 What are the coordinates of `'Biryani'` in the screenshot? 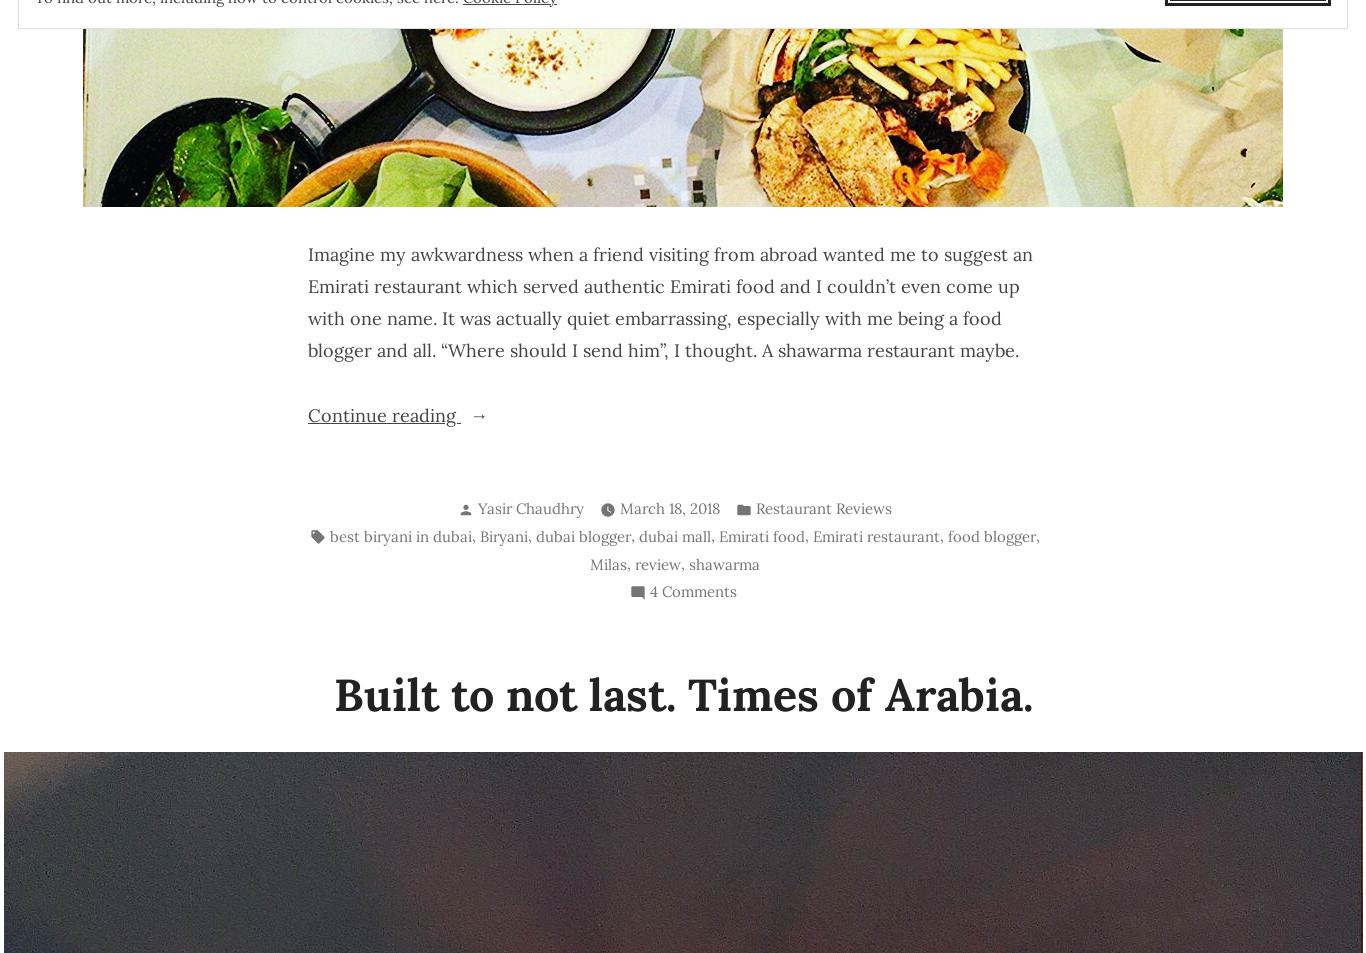 It's located at (504, 536).